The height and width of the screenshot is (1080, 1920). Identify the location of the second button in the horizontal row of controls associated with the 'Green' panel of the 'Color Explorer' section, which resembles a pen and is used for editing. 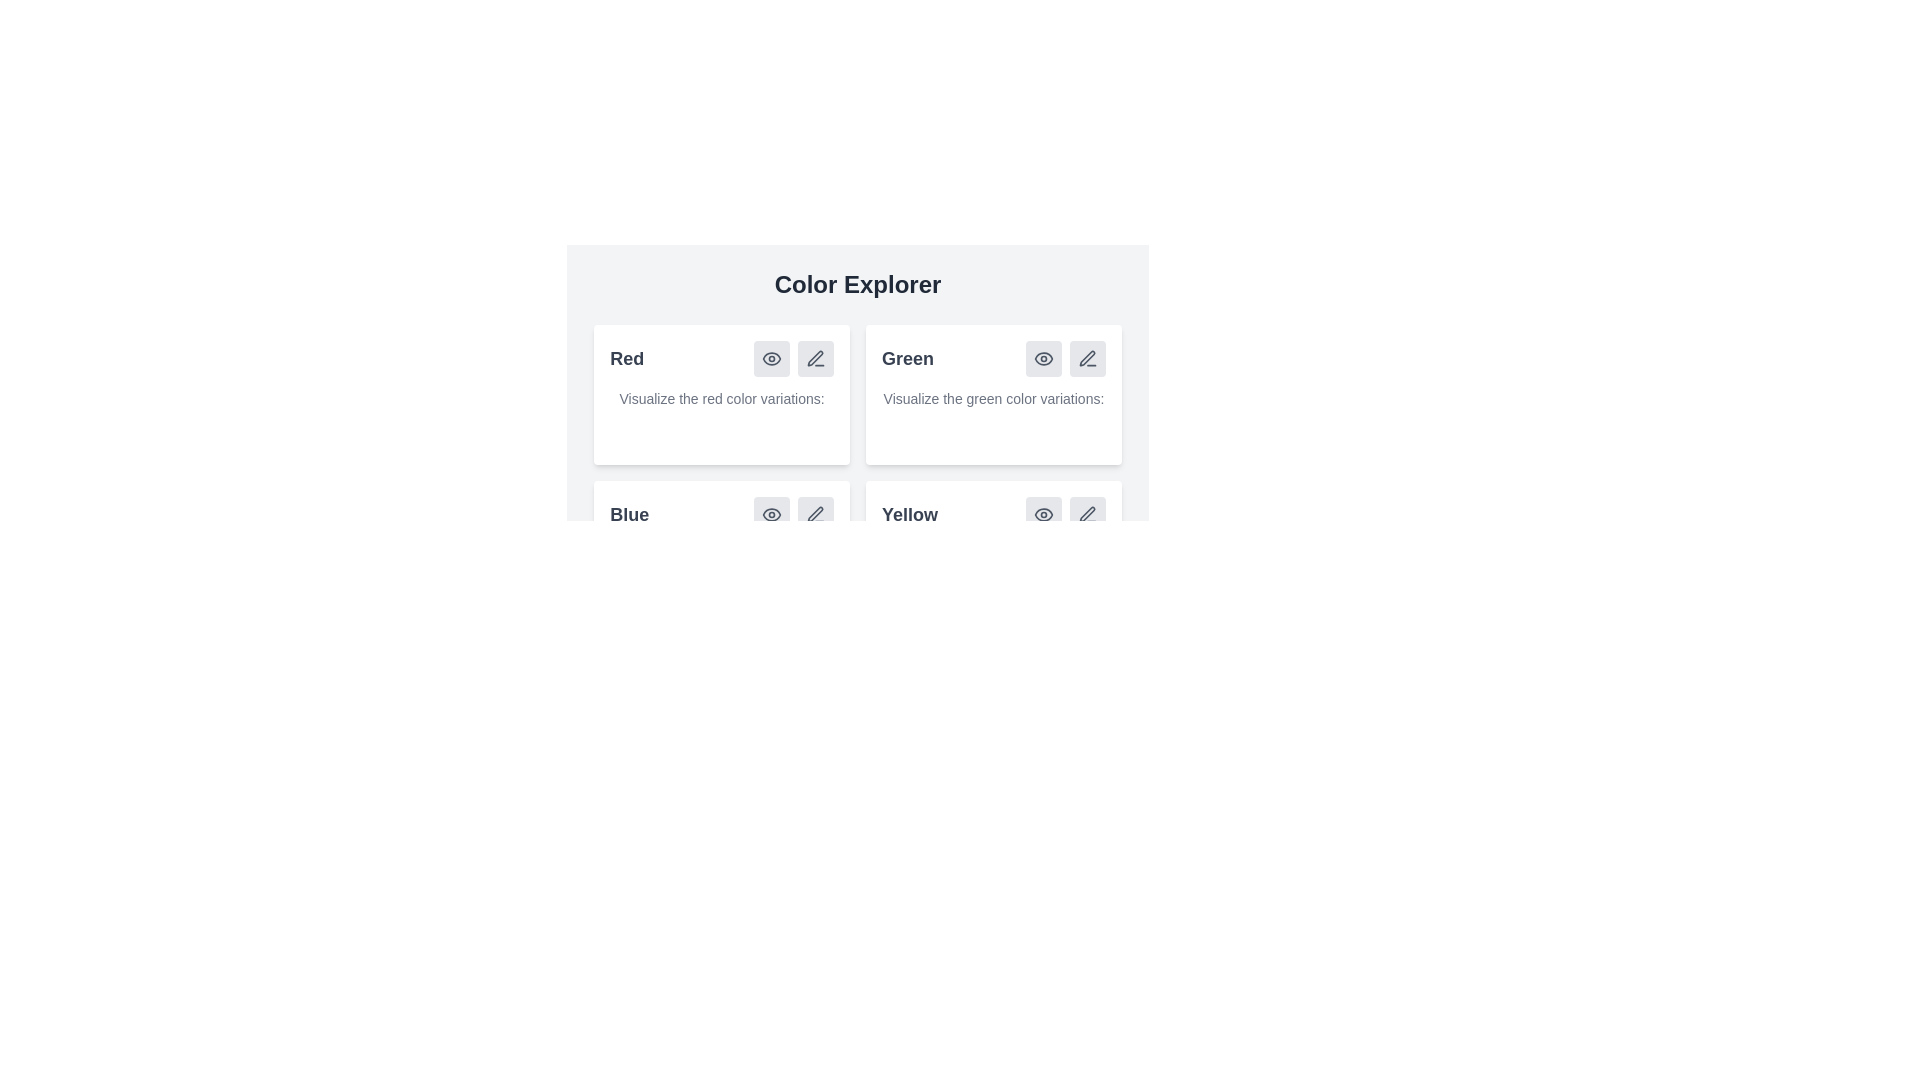
(1086, 357).